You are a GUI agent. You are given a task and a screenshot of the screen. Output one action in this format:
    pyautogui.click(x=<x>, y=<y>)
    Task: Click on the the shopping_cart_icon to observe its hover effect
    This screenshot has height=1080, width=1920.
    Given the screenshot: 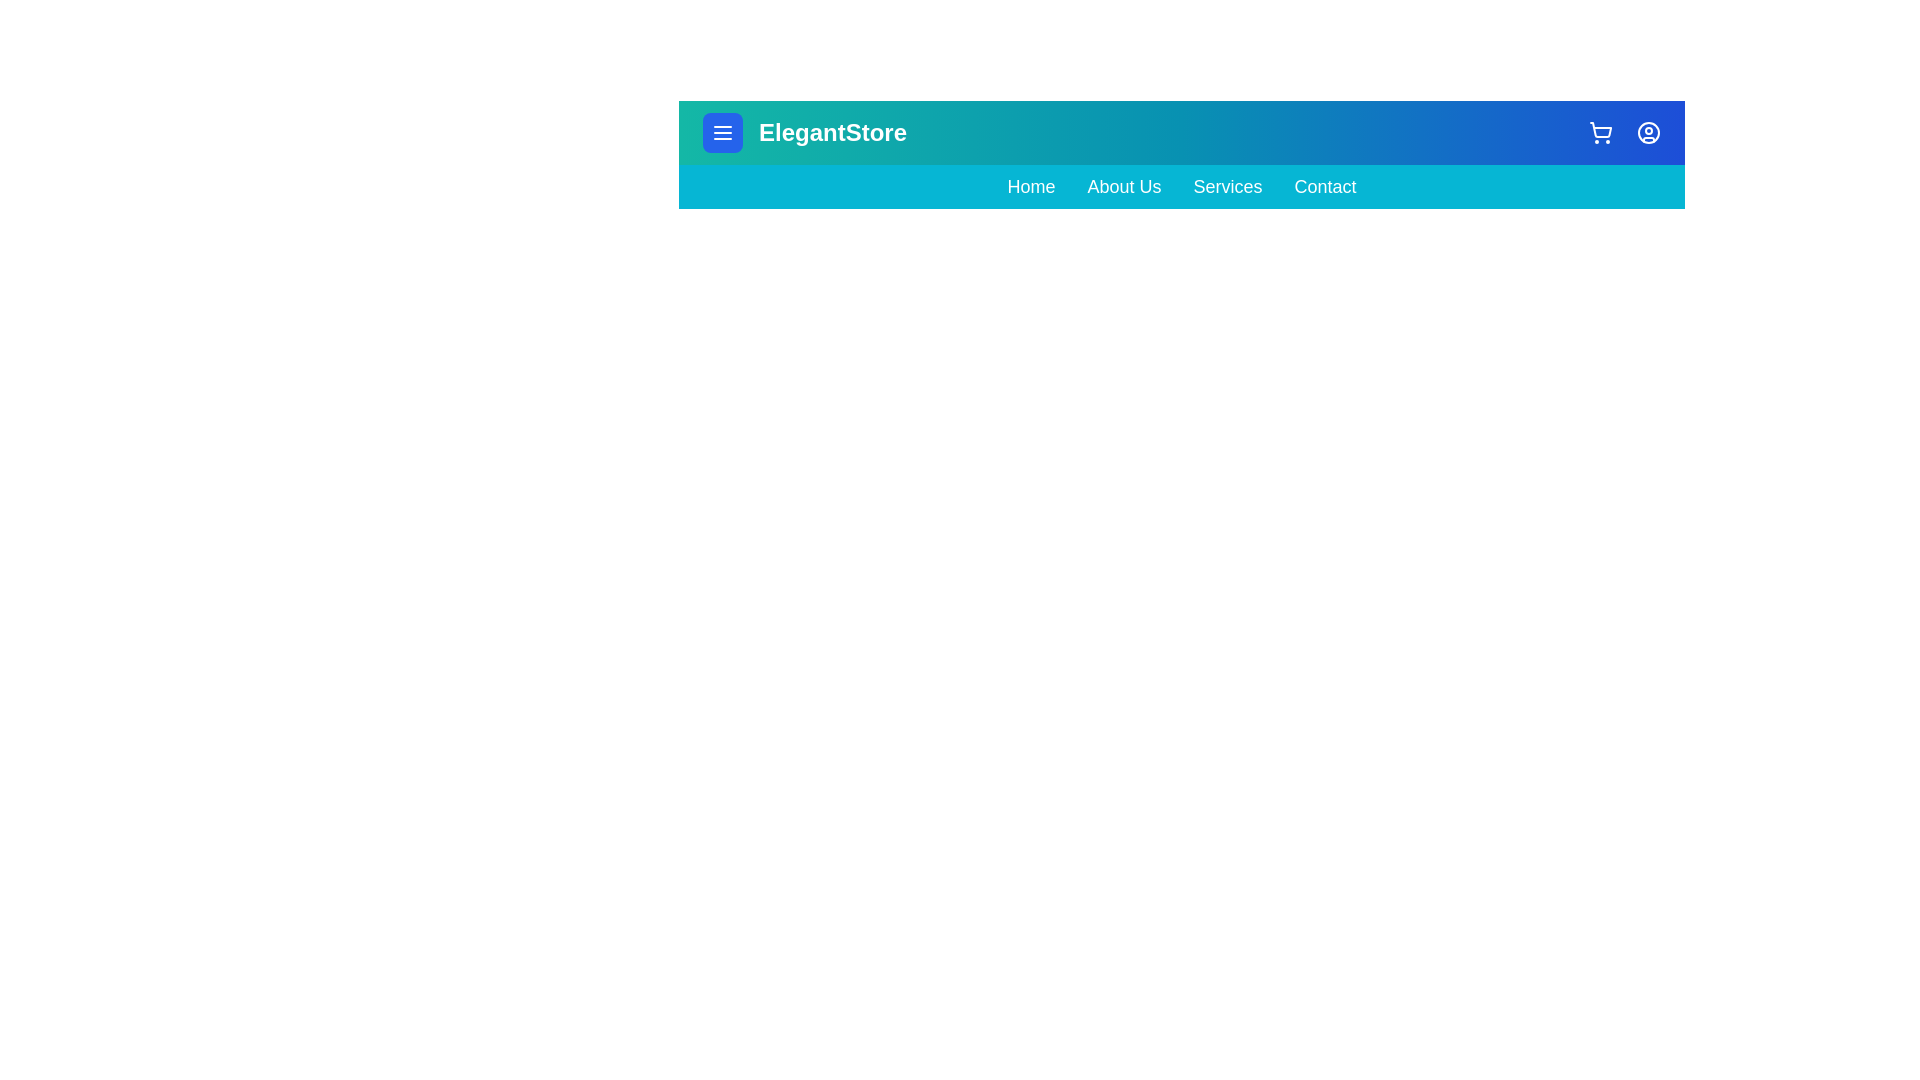 What is the action you would take?
    pyautogui.click(x=1601, y=132)
    